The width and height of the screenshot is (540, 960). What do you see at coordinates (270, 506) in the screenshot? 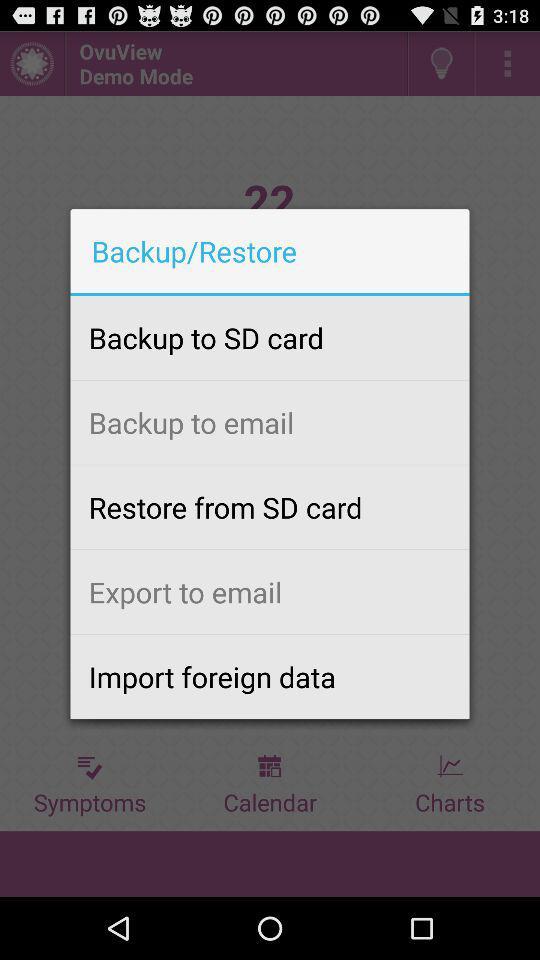
I see `restore from sd` at bounding box center [270, 506].